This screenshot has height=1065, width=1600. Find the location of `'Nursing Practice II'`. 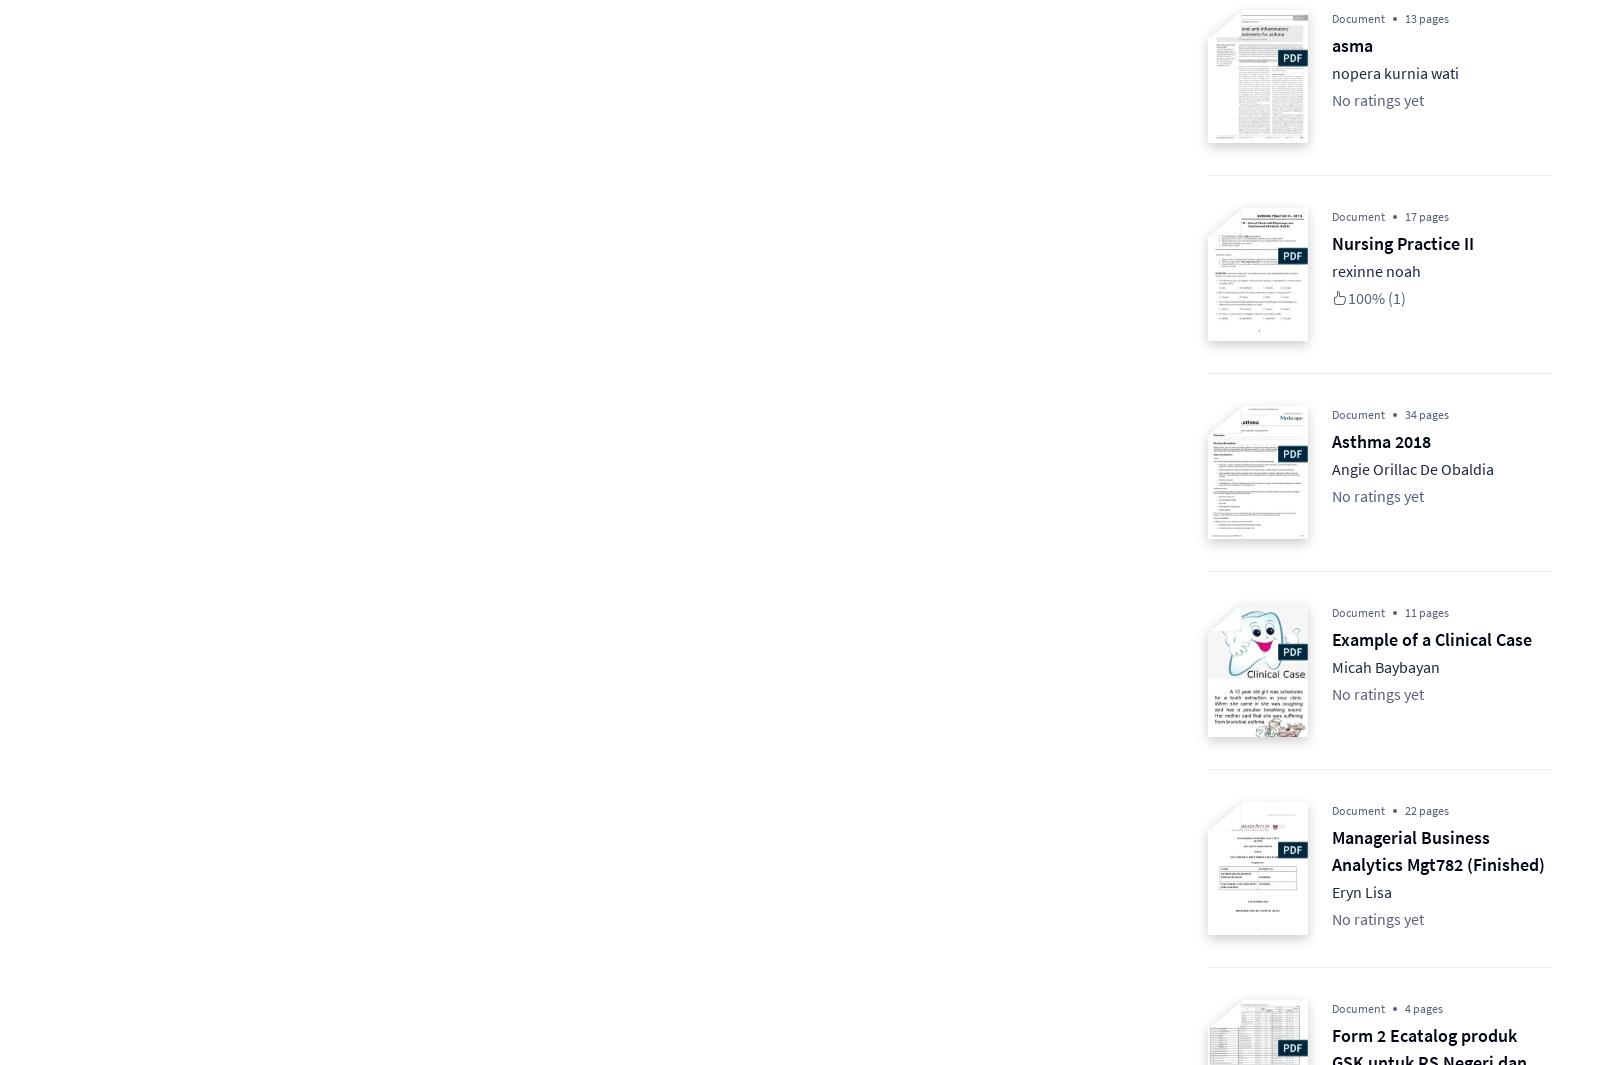

'Nursing Practice II' is located at coordinates (1331, 242).